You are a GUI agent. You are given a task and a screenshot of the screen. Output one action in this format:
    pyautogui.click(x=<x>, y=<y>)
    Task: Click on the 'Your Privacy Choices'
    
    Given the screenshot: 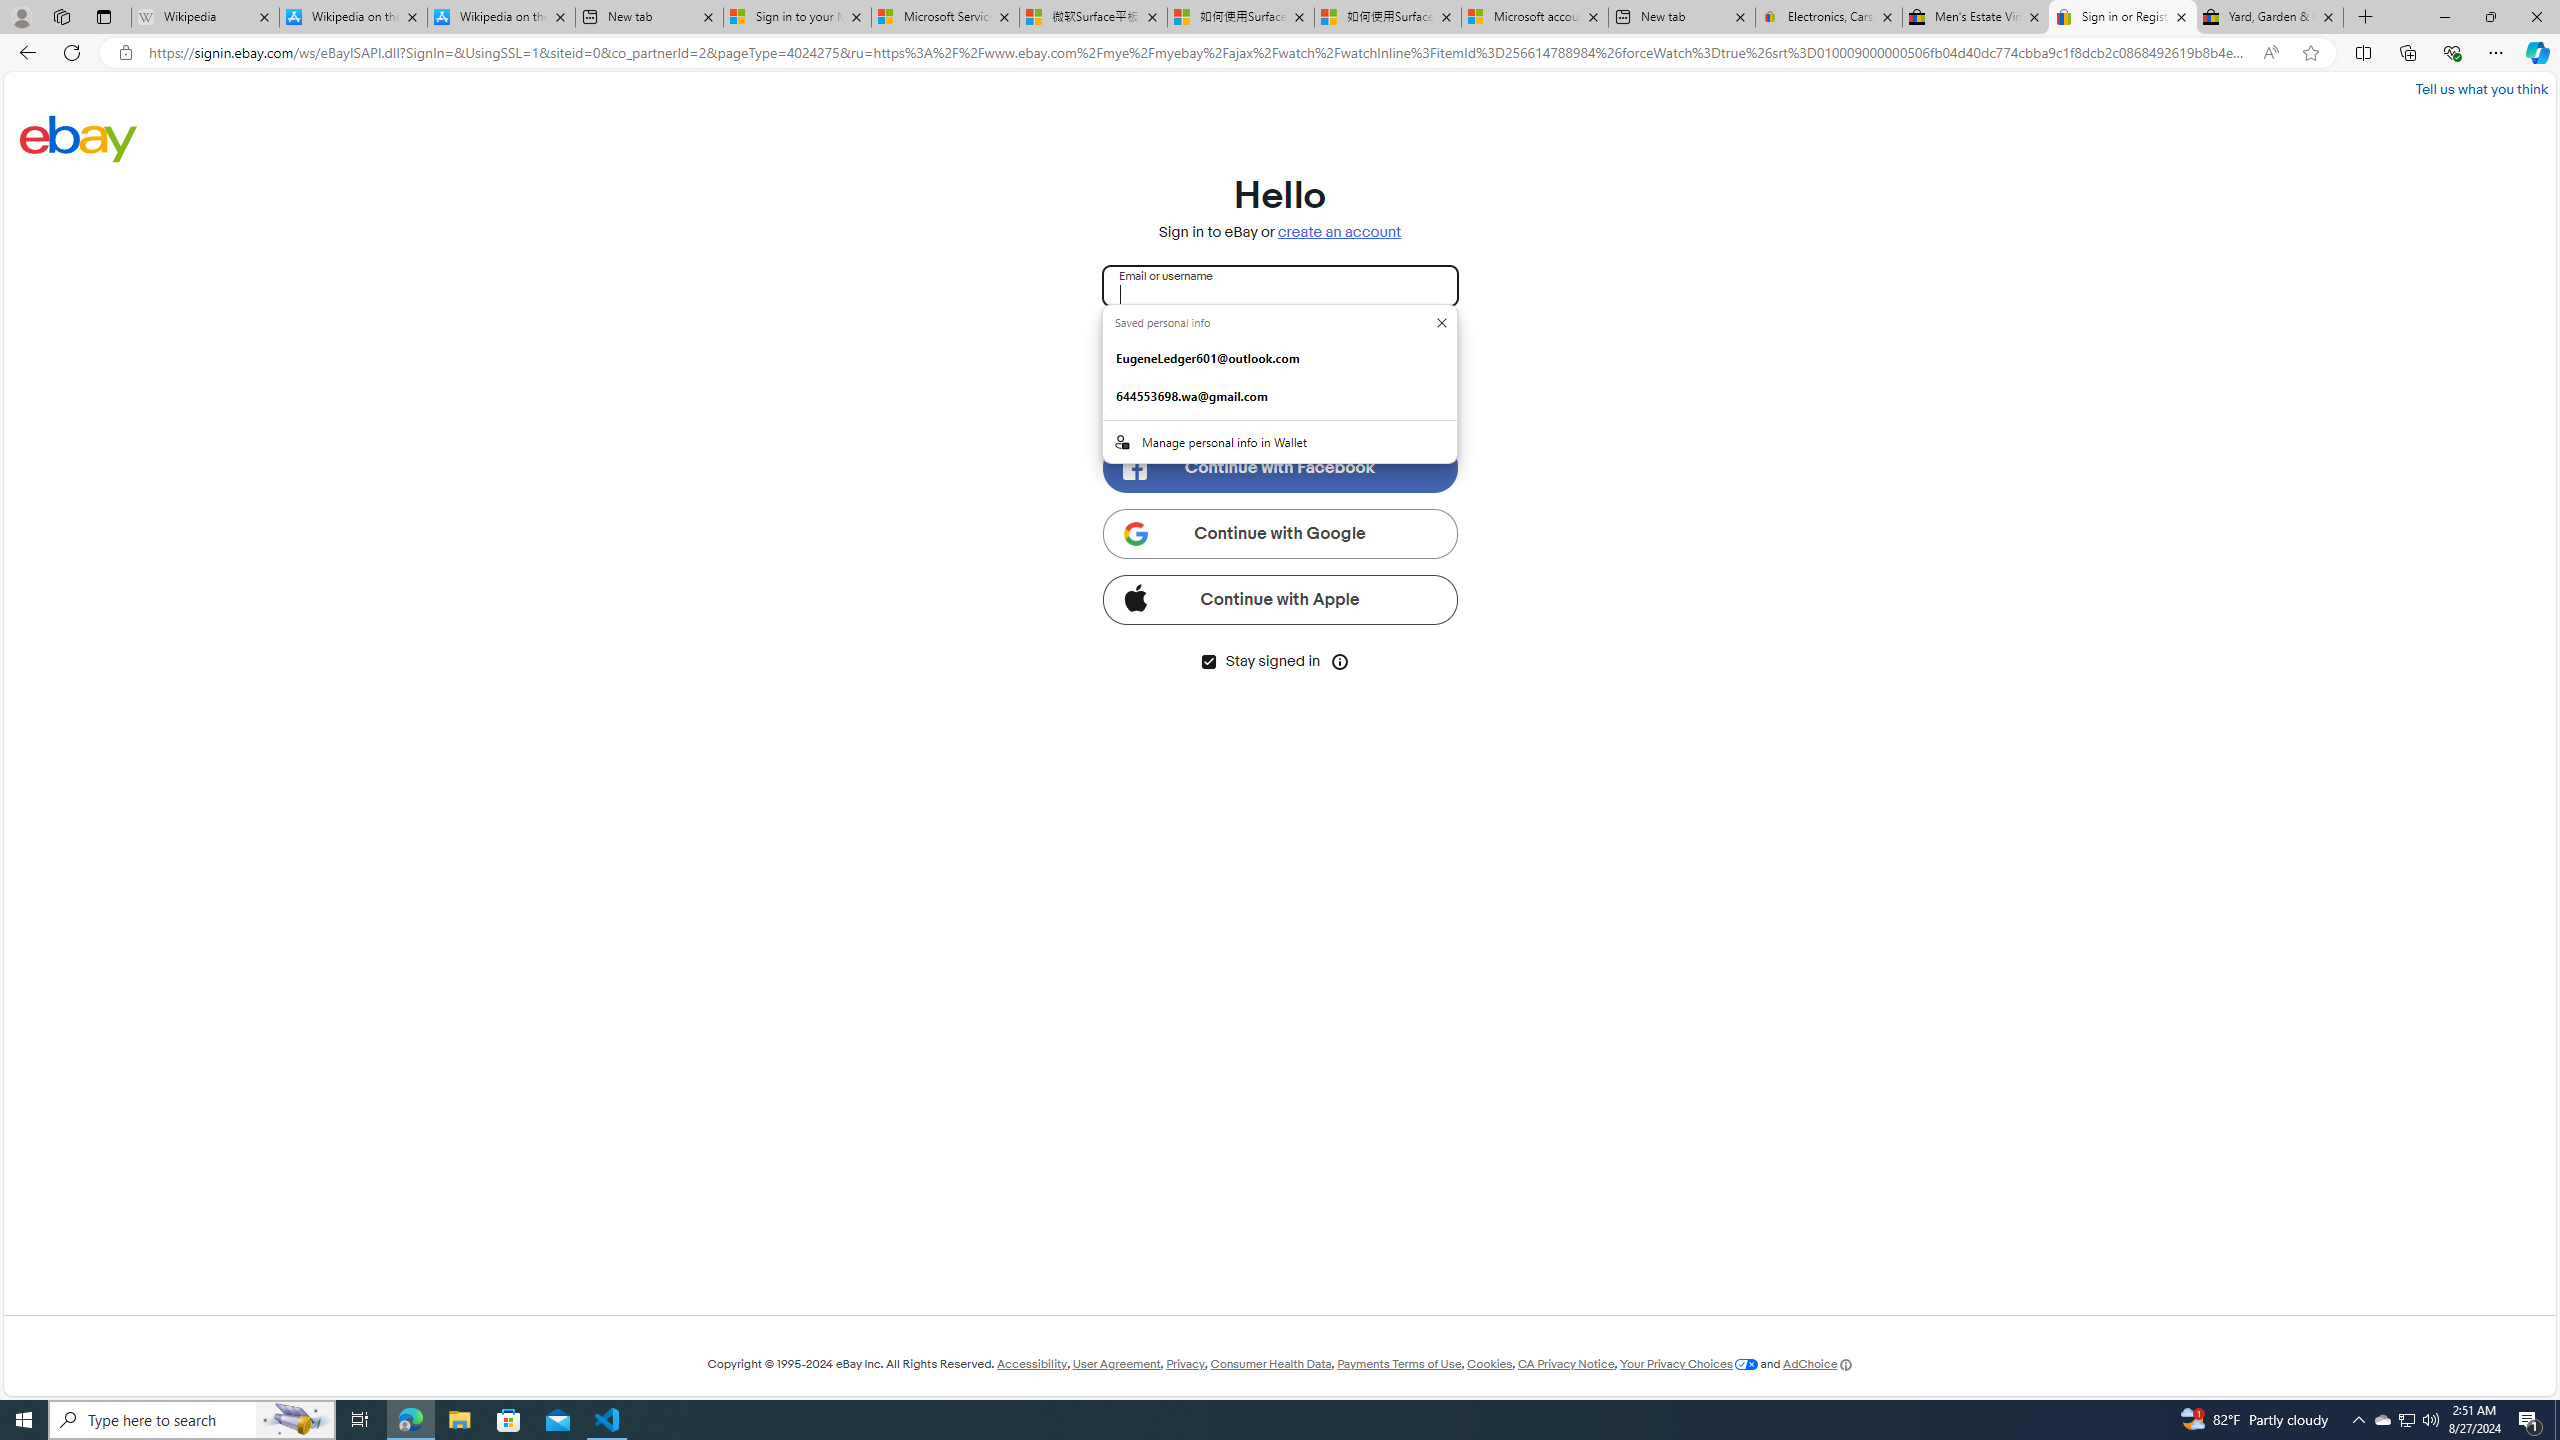 What is the action you would take?
    pyautogui.click(x=1688, y=1363)
    